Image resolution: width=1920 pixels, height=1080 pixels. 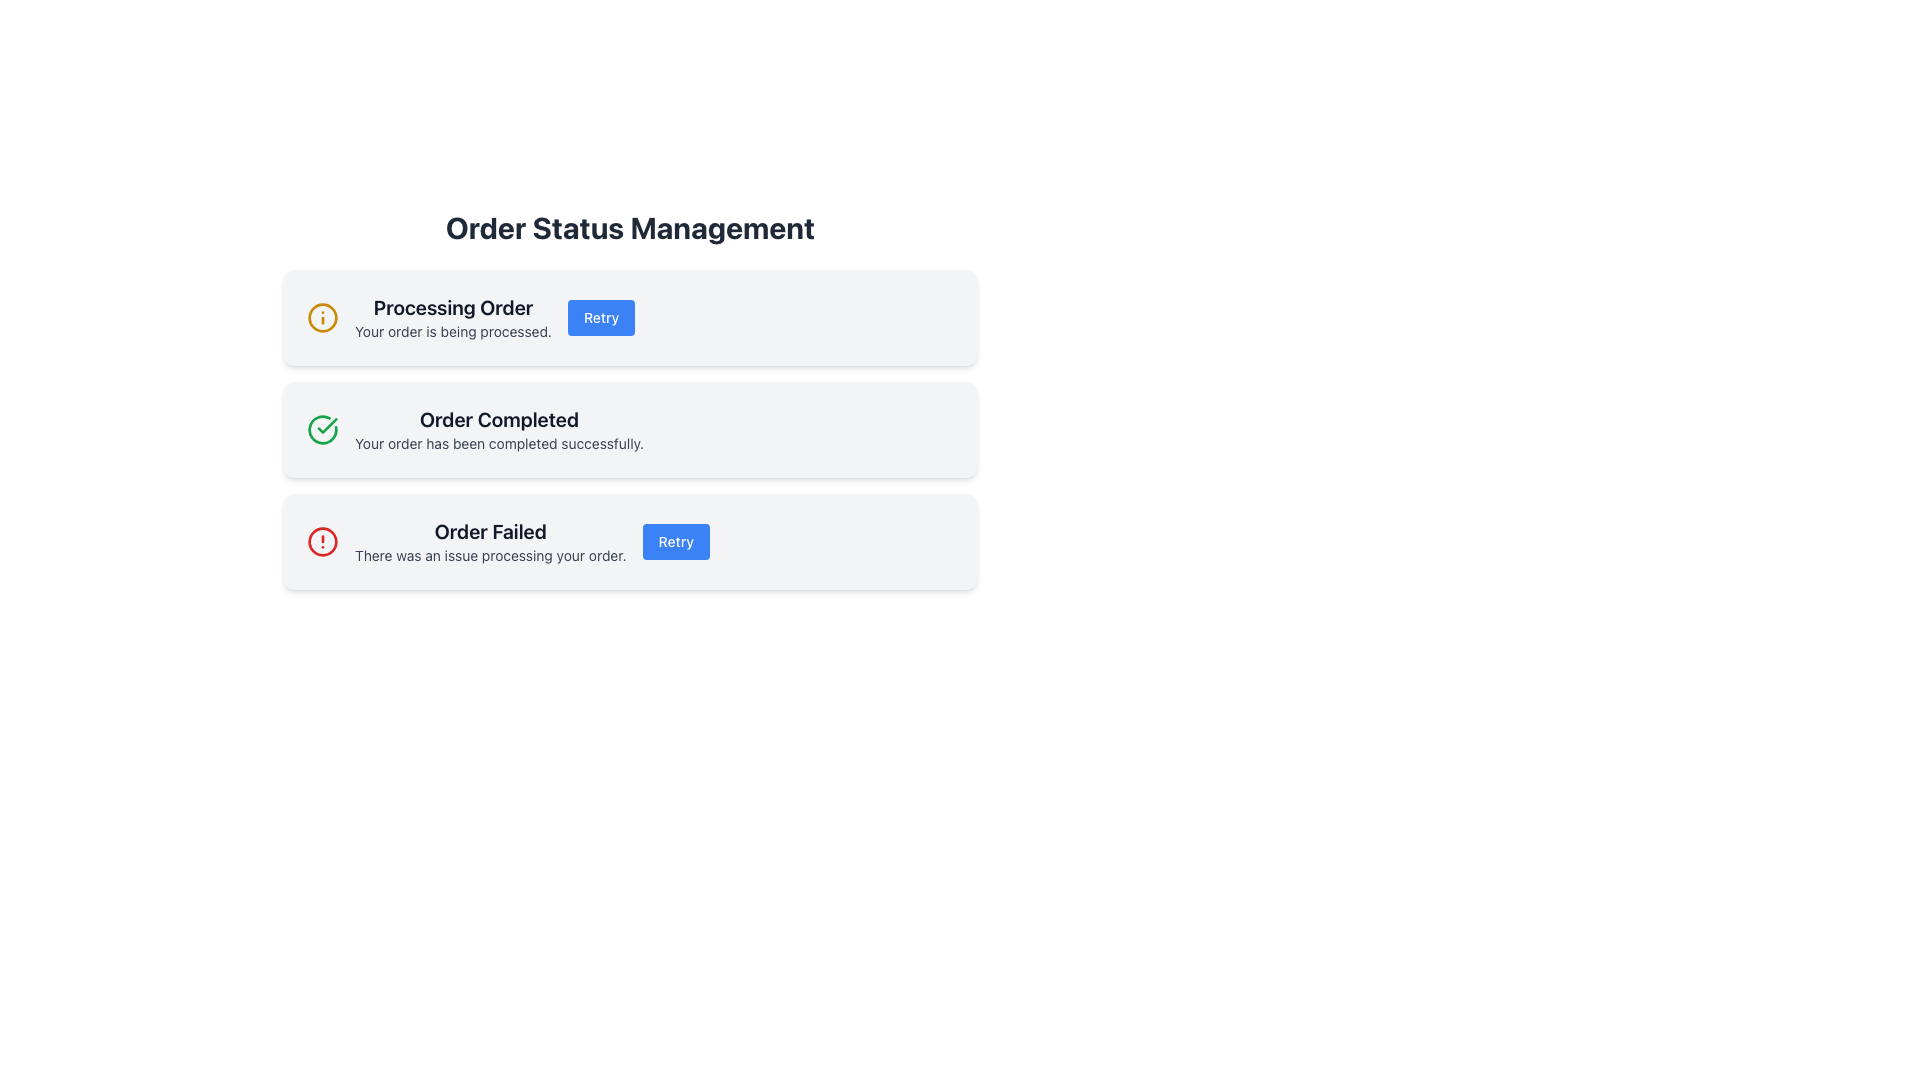 What do you see at coordinates (499, 419) in the screenshot?
I see `the text label indicating 'Order Completed' which states 'Your order has been completed successfully.'` at bounding box center [499, 419].